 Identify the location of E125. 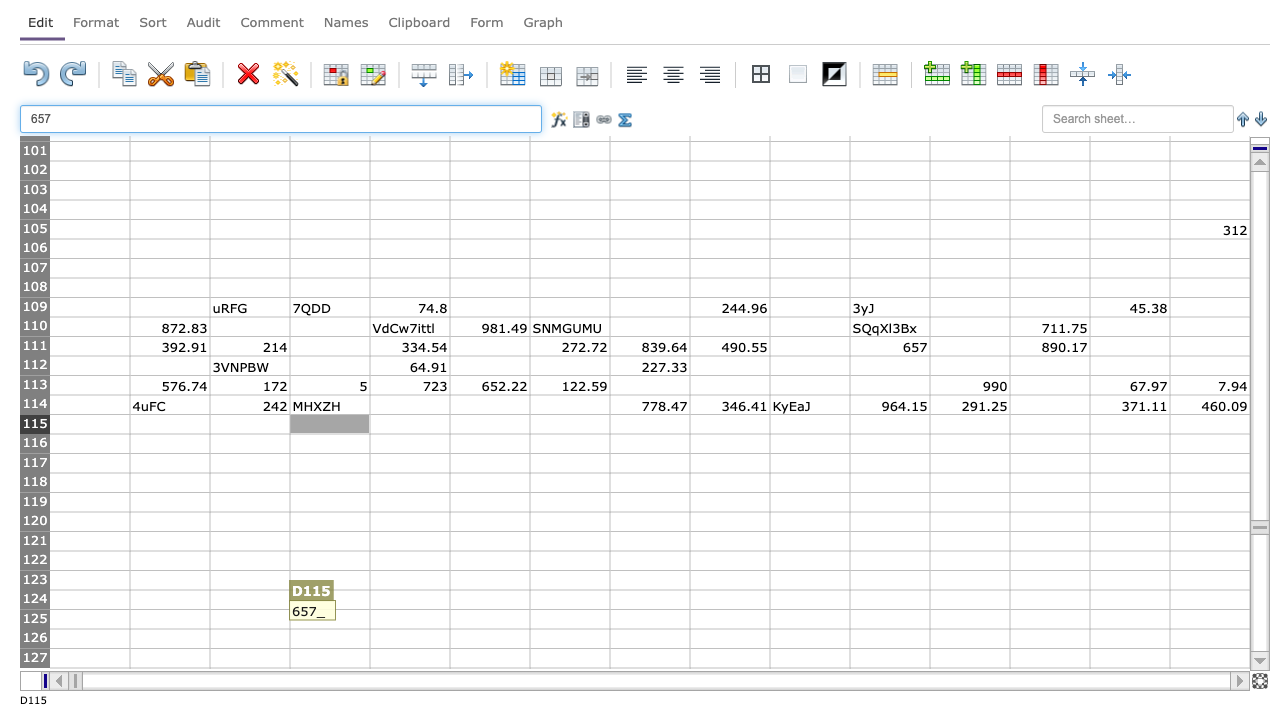
(408, 618).